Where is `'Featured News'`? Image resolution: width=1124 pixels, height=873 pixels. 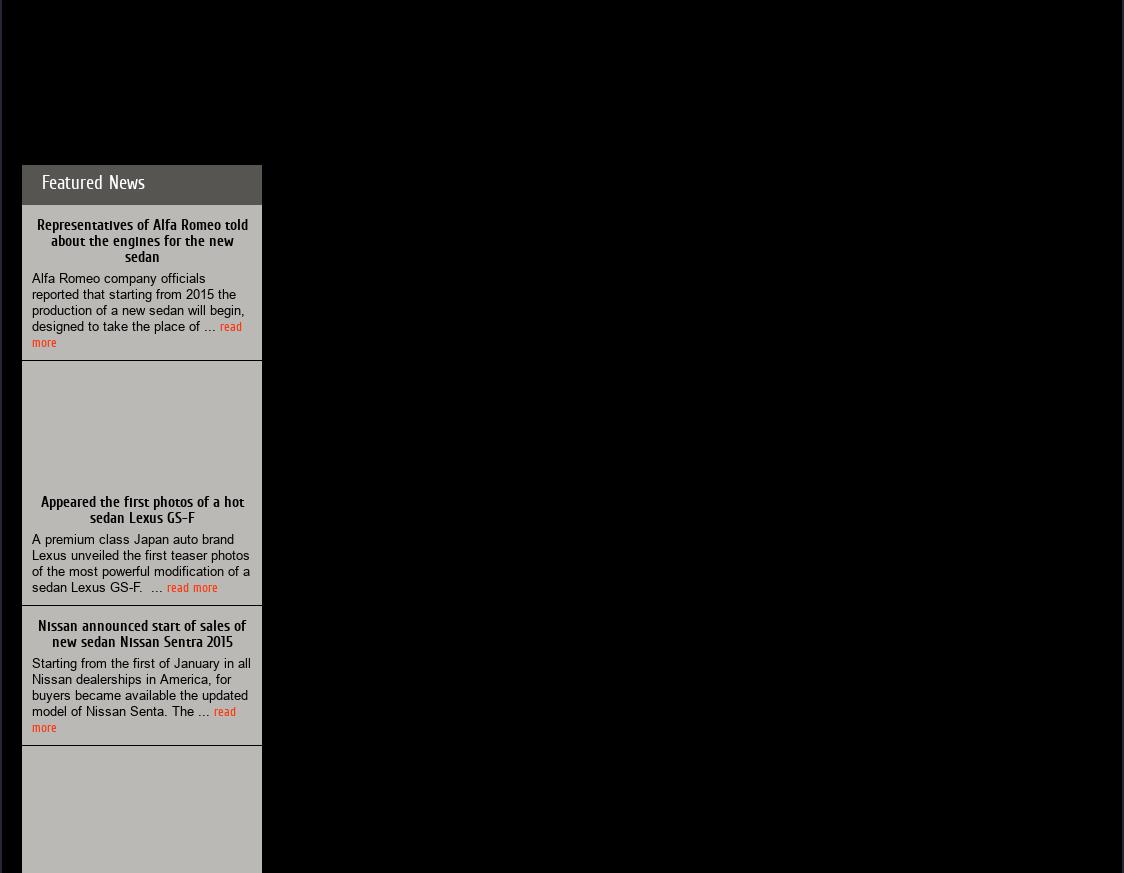
'Featured News' is located at coordinates (92, 181).